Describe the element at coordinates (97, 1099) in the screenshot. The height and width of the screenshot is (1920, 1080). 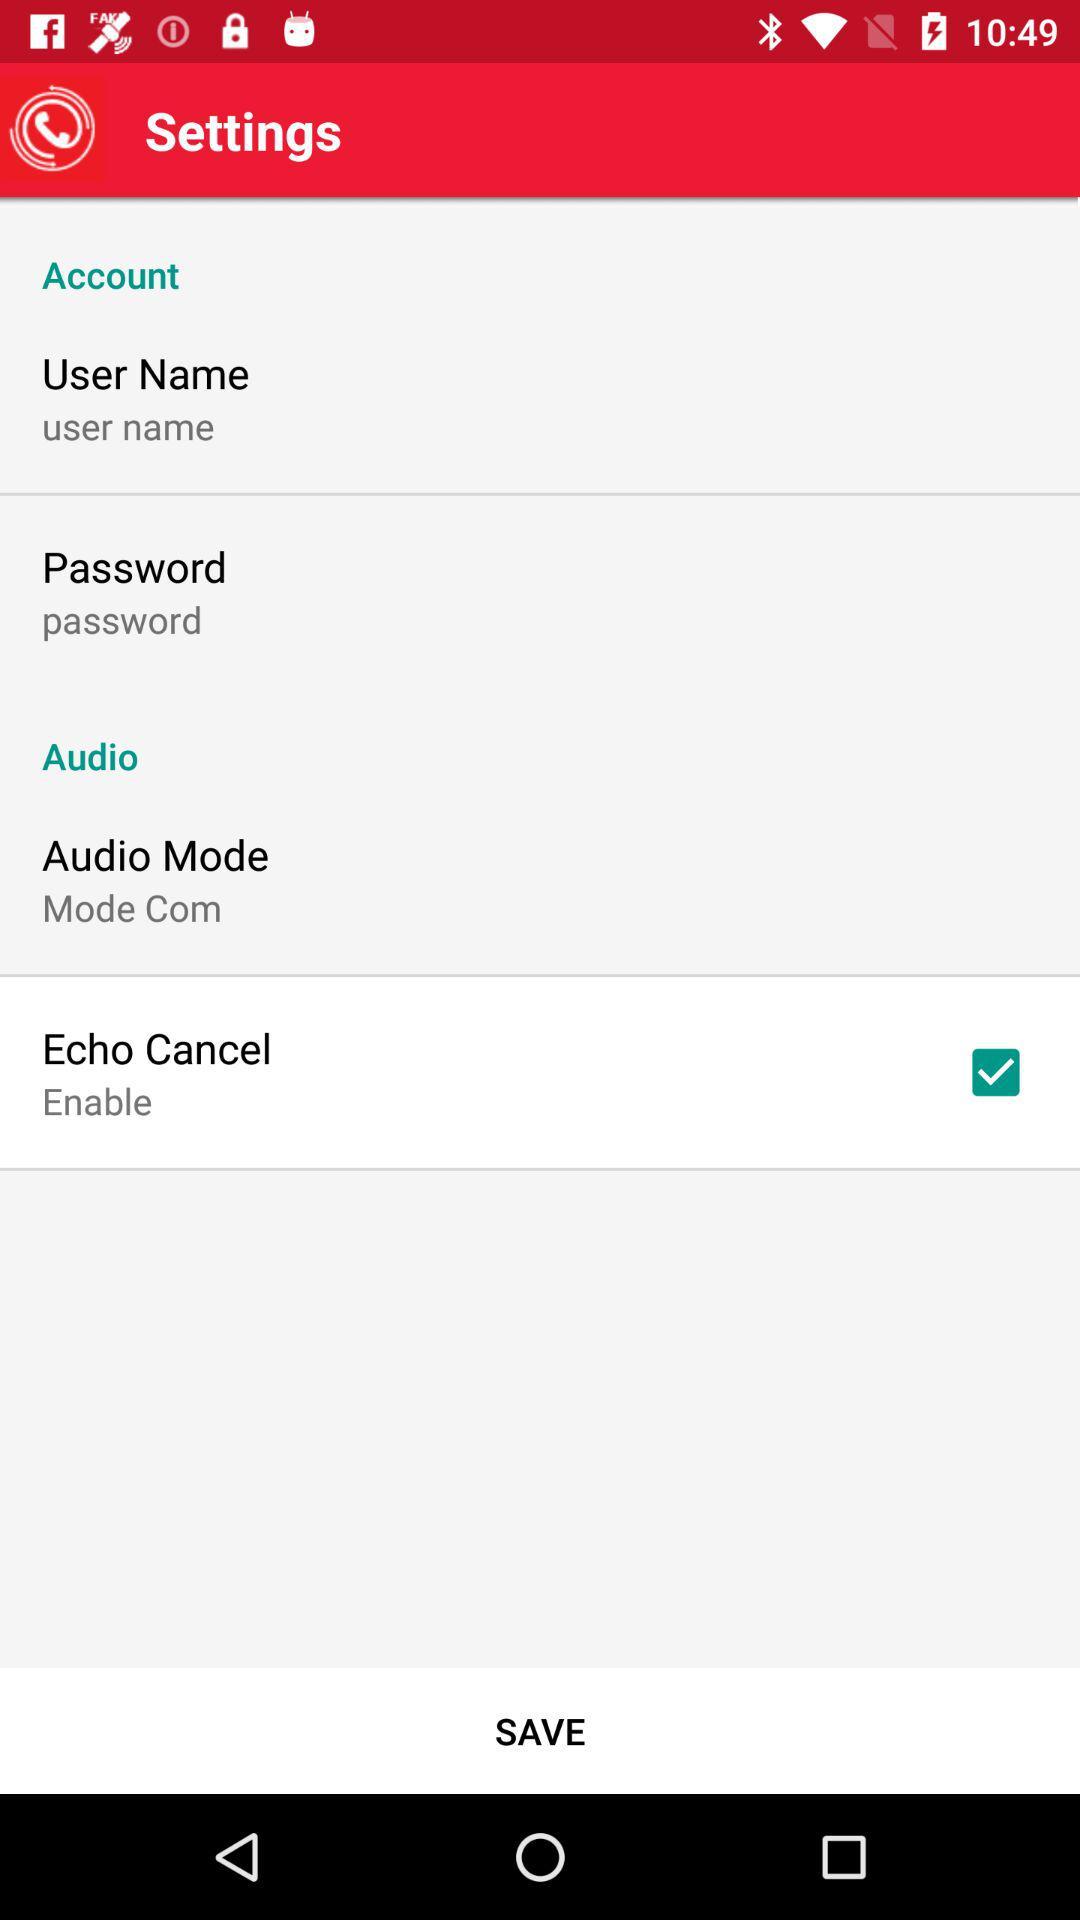
I see `item below echo cancel icon` at that location.